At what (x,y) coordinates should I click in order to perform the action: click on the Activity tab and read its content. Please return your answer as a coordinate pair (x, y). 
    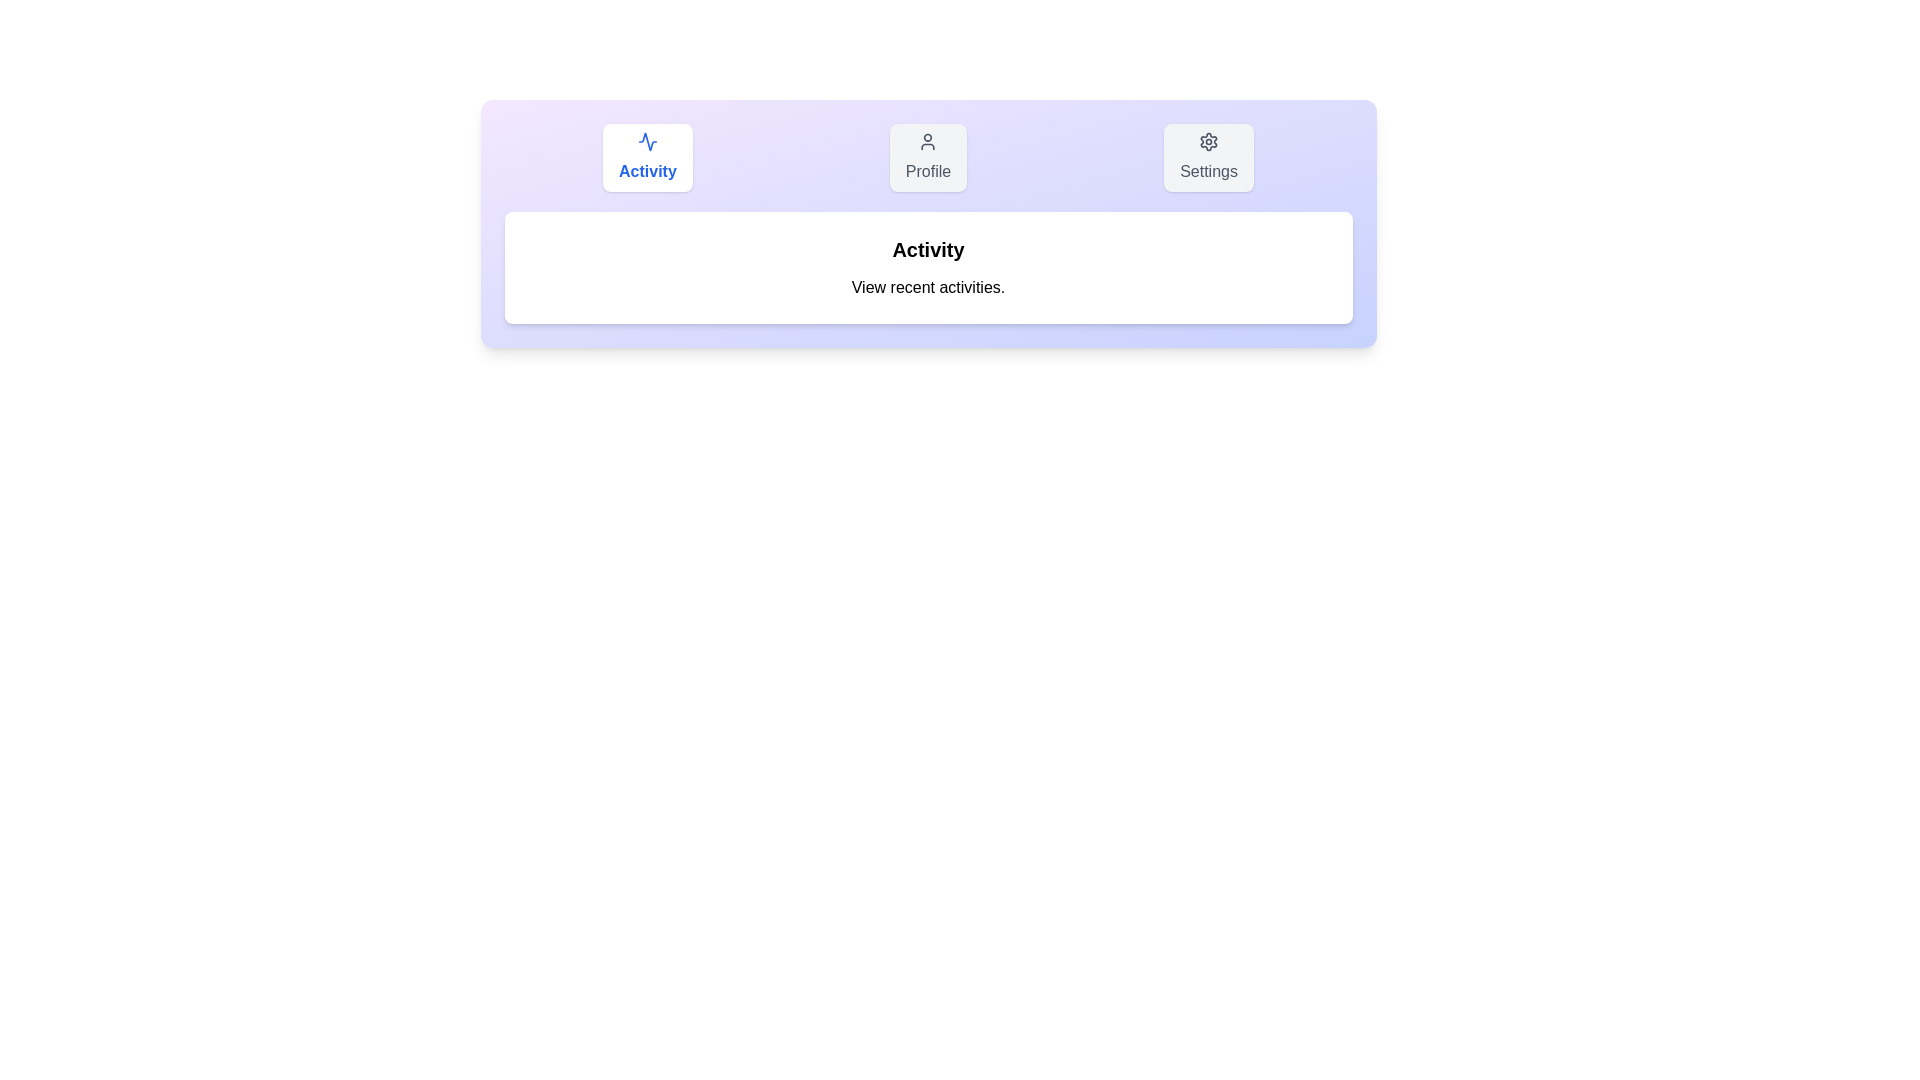
    Looking at the image, I should click on (647, 157).